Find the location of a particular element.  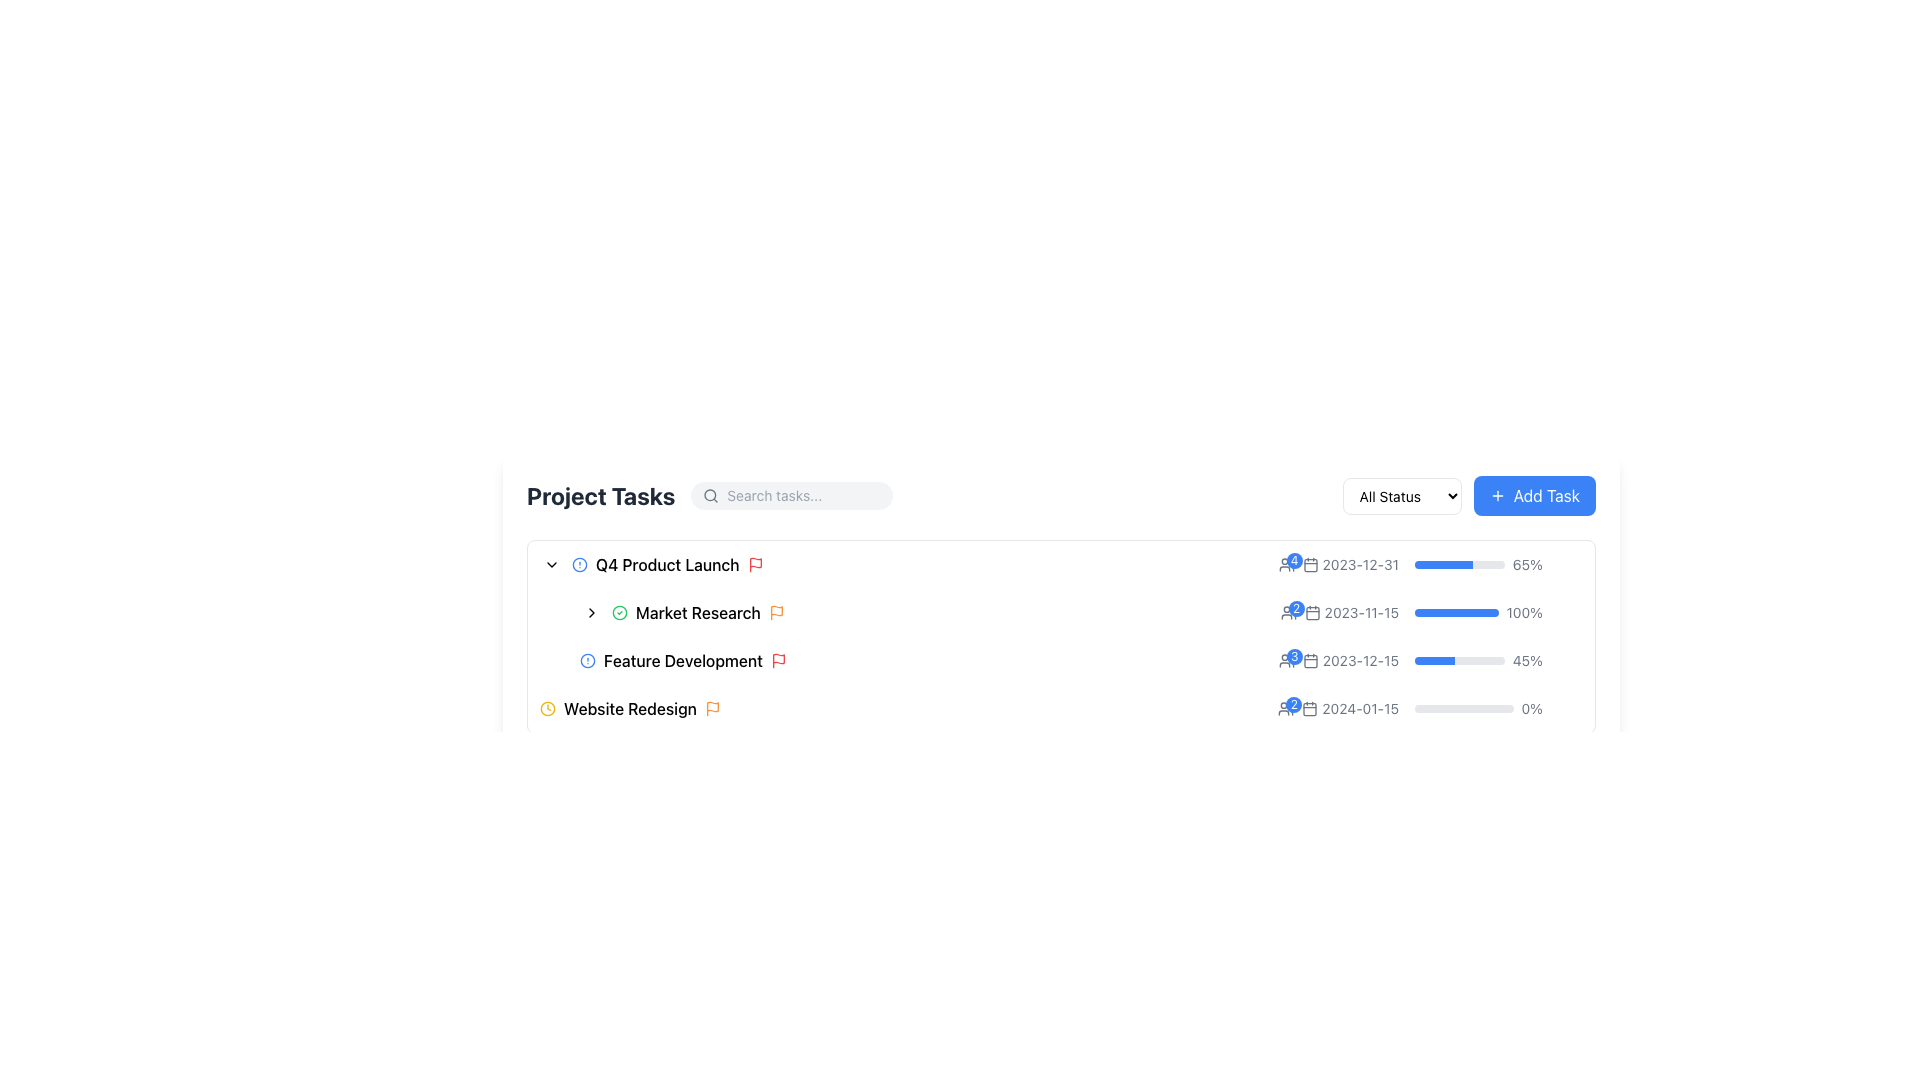

the second progress bar in the task list that indicates completion status, located to the right of the date '2023-11-15' is located at coordinates (1478, 612).